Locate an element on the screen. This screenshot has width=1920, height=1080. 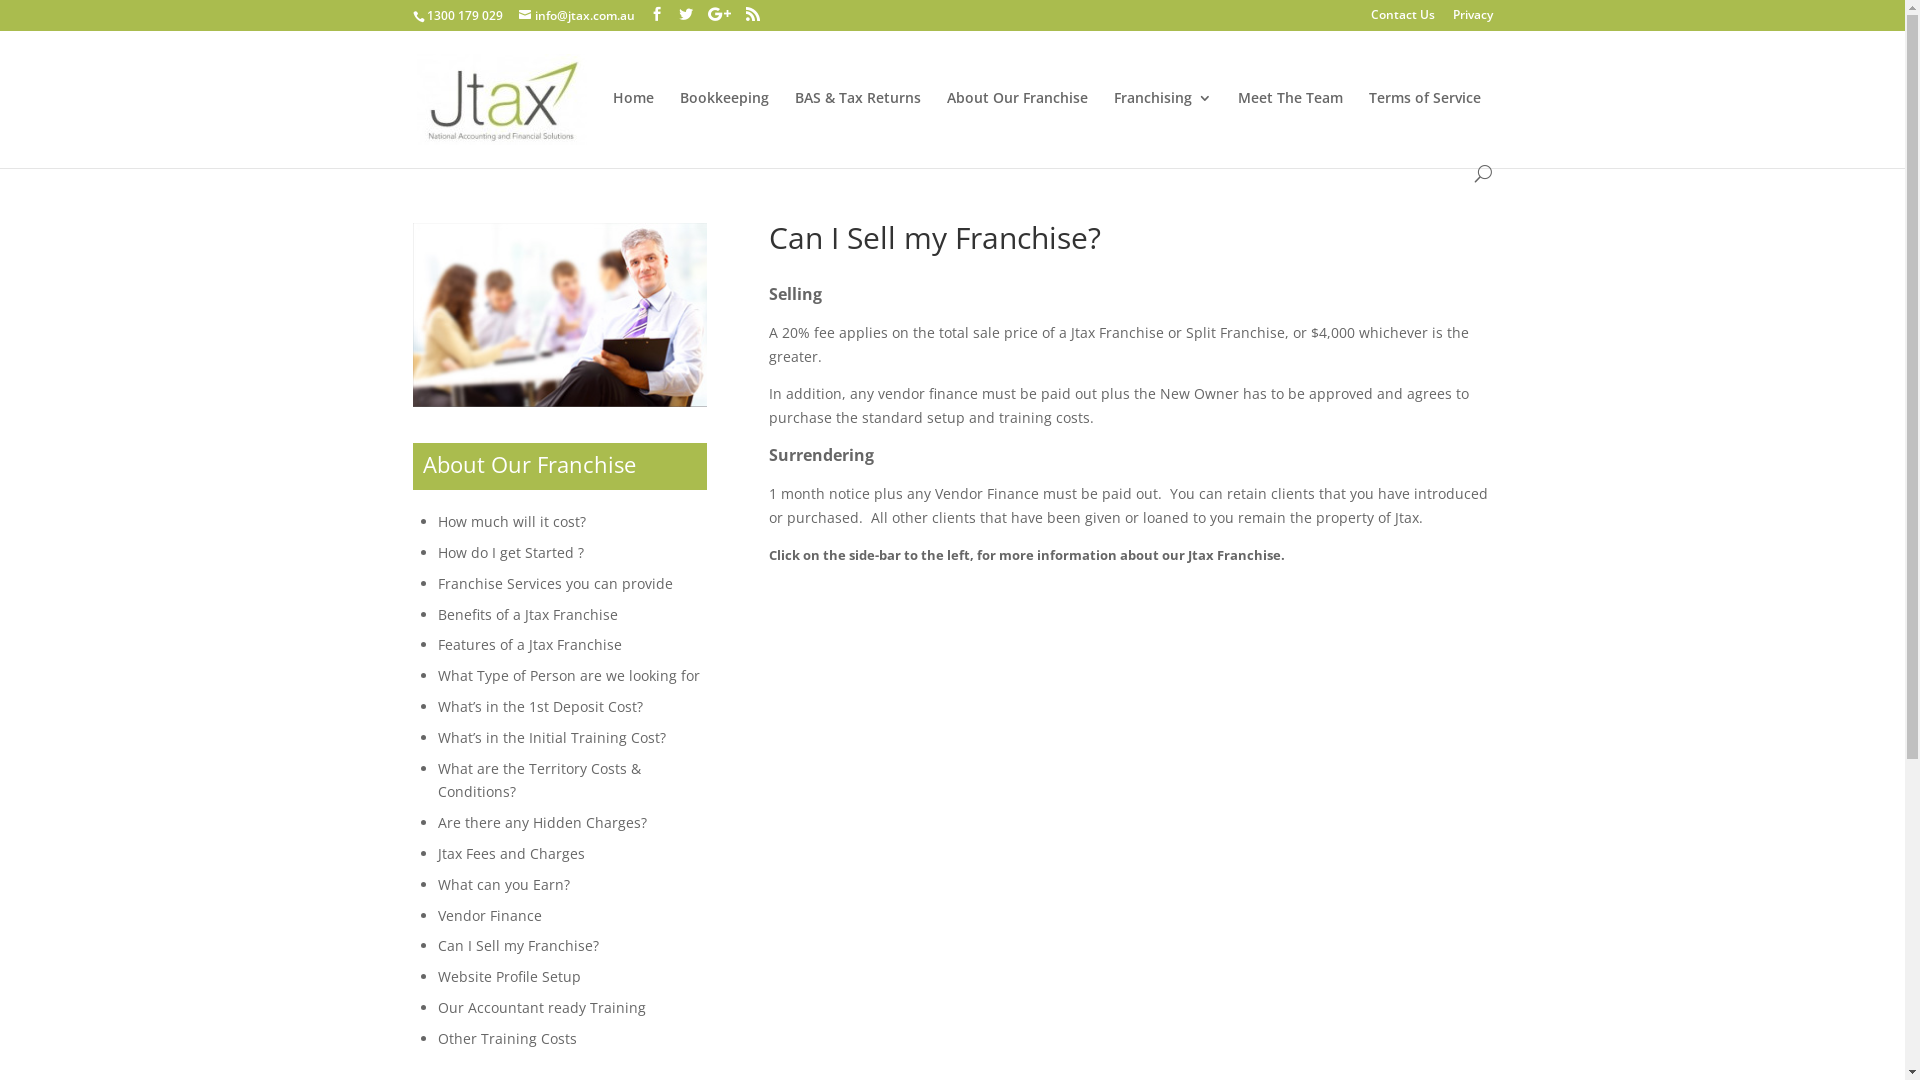
'Website Profile Setup' is located at coordinates (509, 975).